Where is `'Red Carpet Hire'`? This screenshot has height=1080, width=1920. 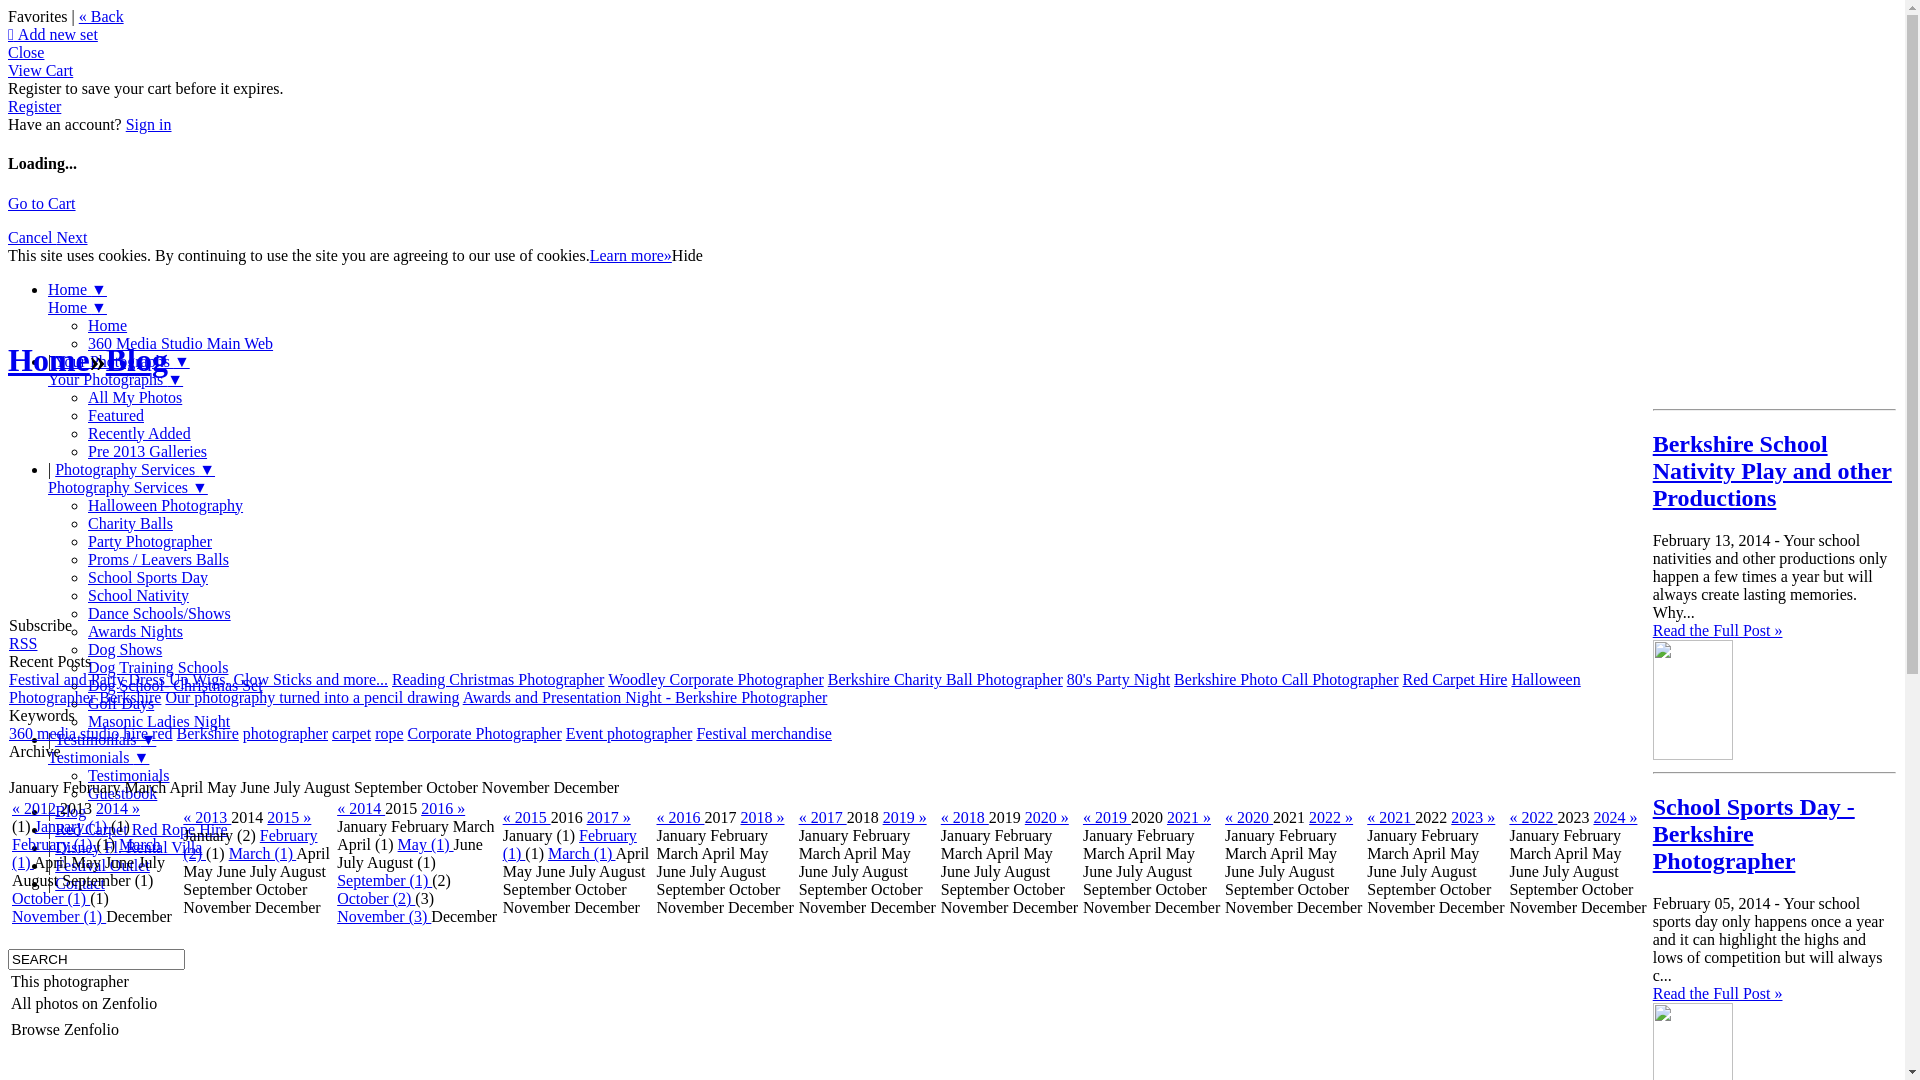
'Red Carpet Hire' is located at coordinates (1401, 678).